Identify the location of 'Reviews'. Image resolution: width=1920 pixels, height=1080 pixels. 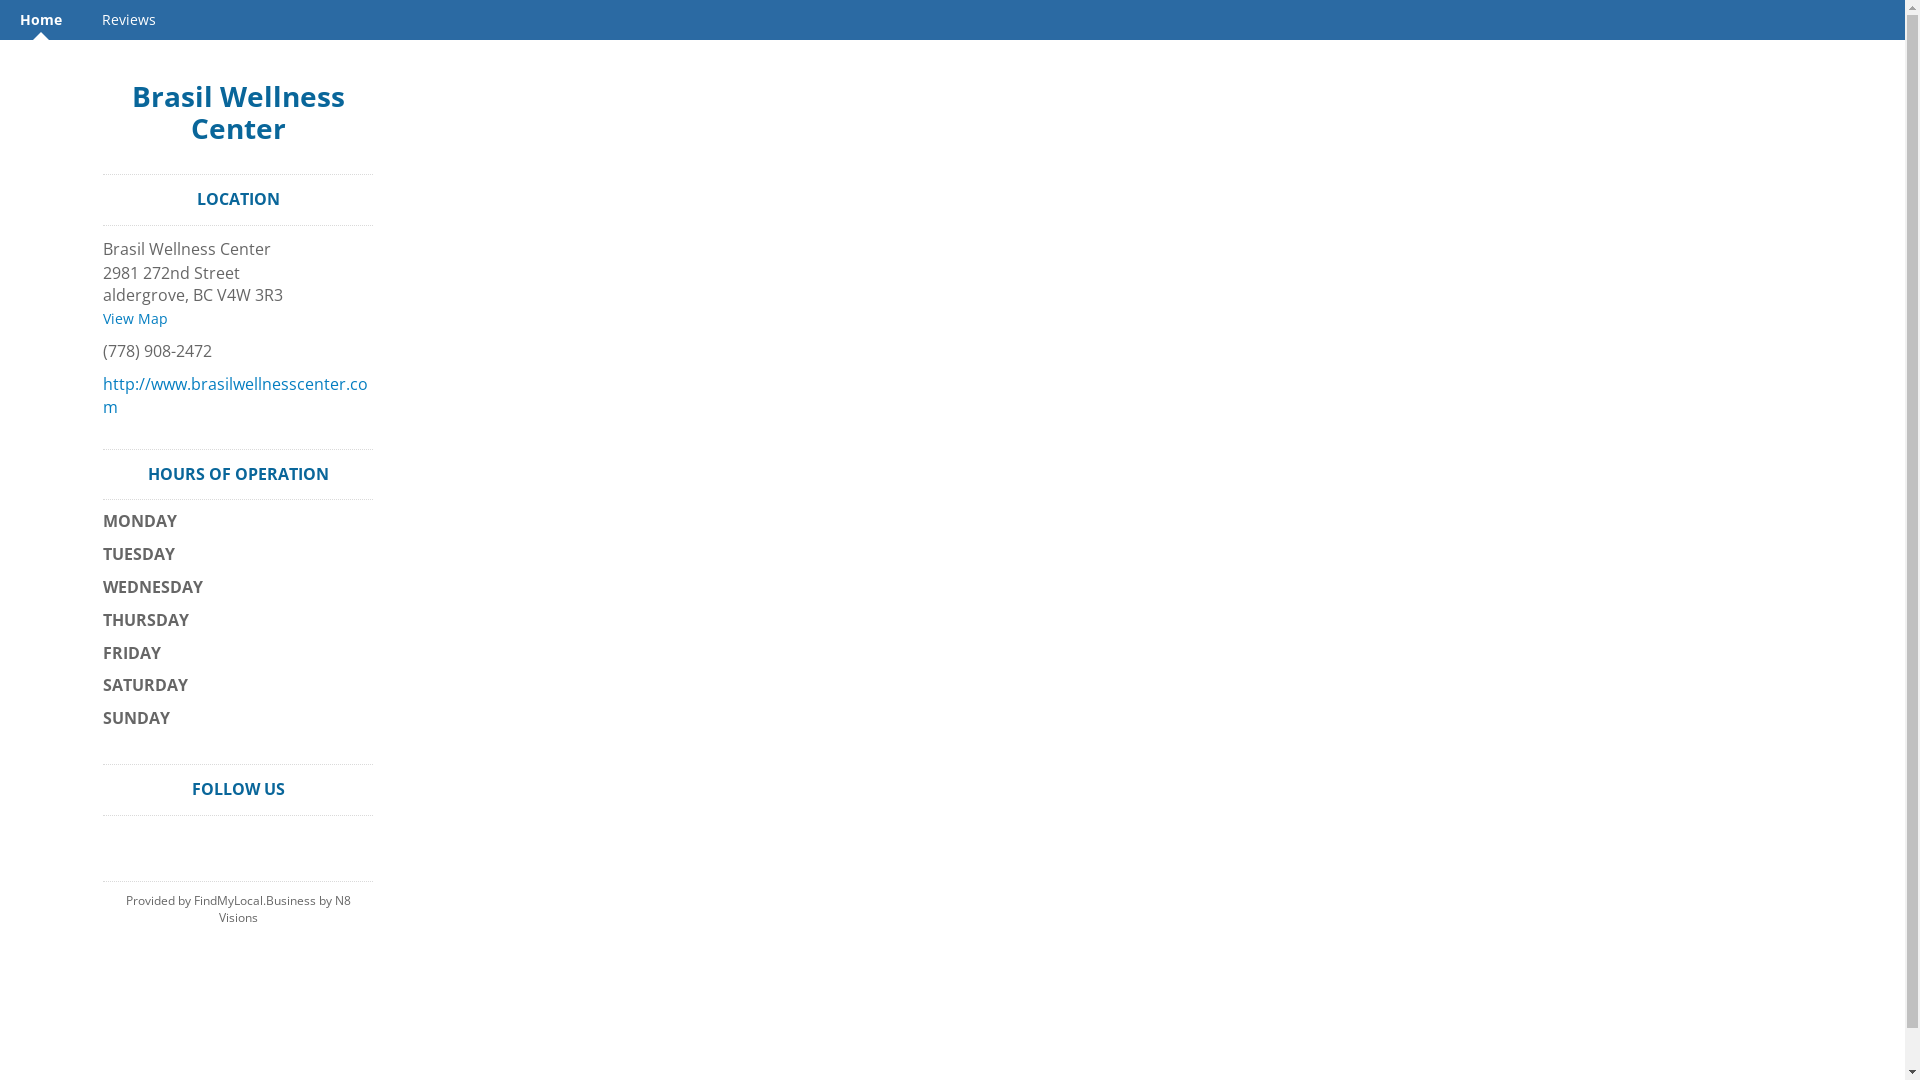
(128, 19).